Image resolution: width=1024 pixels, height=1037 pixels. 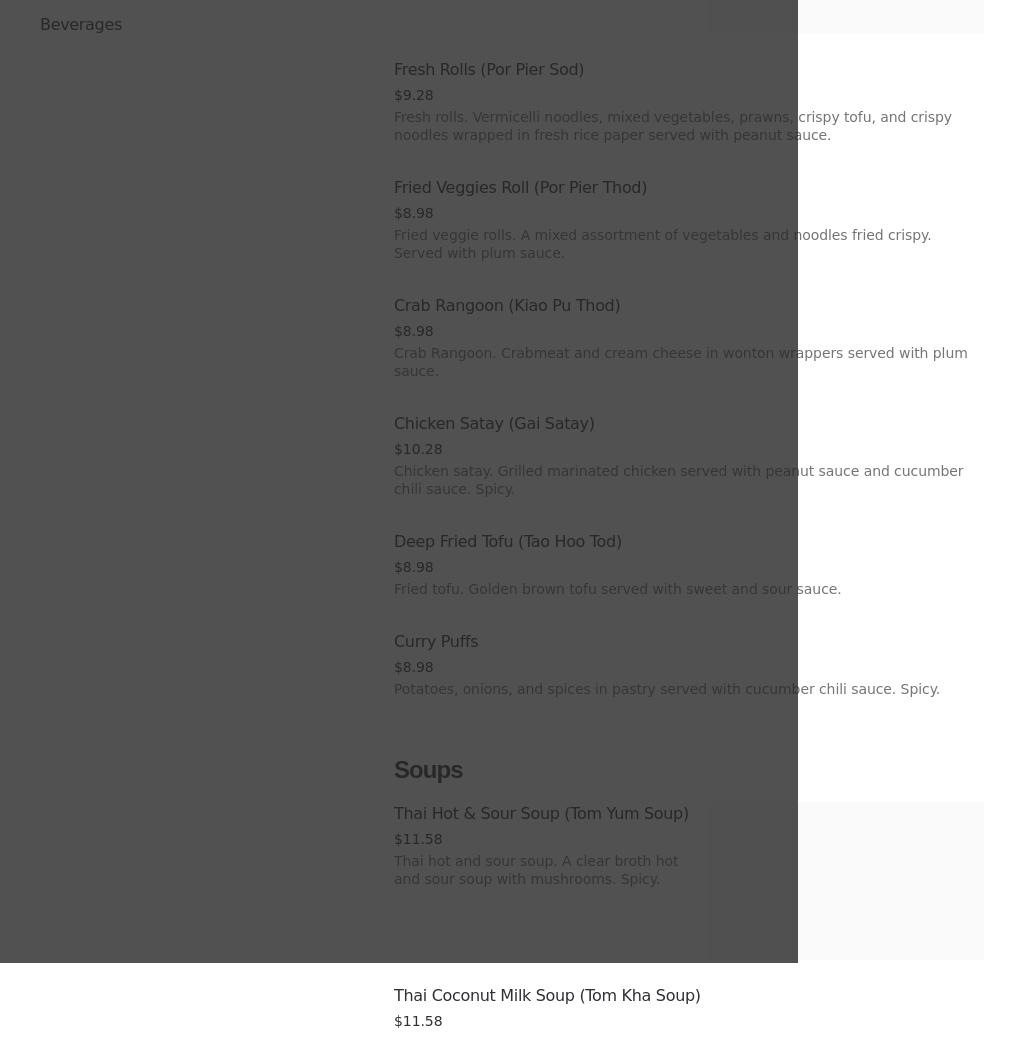 I want to click on 'Curry Puffs', so click(x=436, y=641).